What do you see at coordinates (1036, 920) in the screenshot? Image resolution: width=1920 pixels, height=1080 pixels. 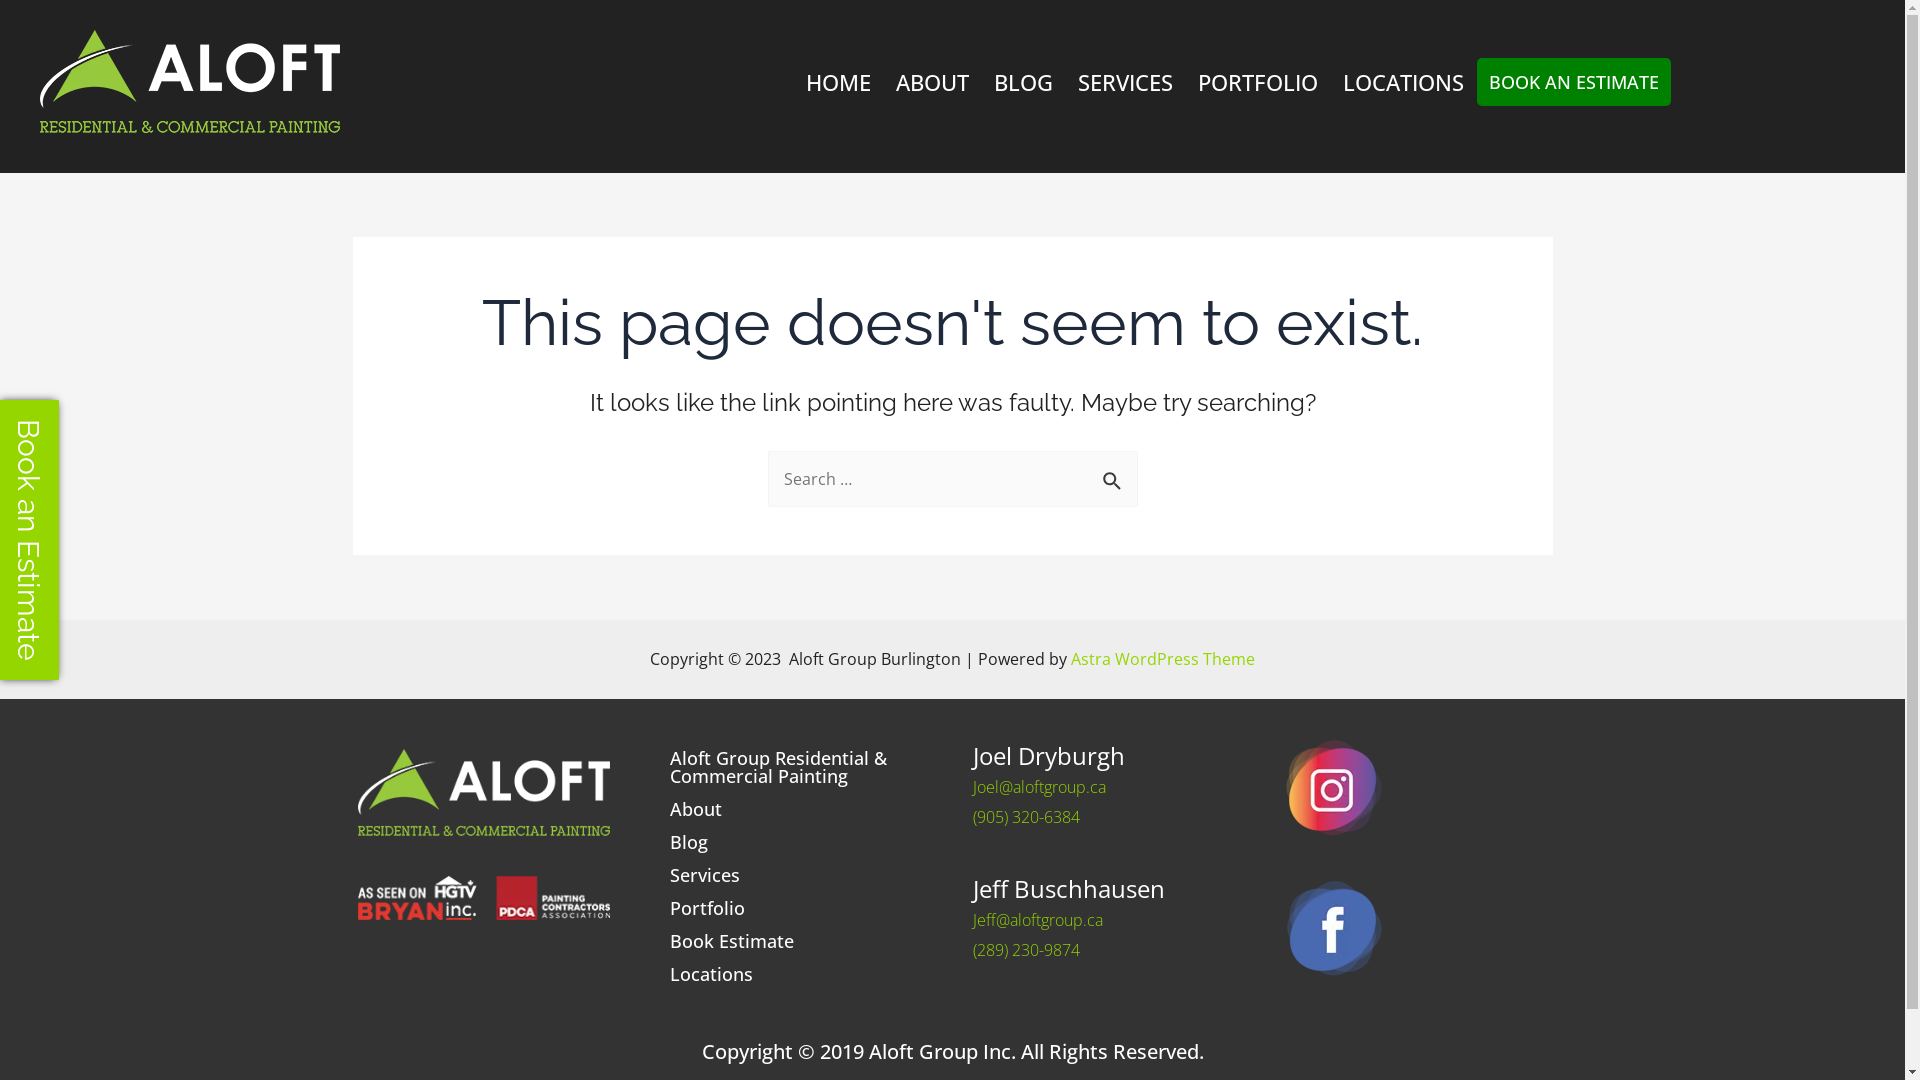 I see `'Jeff@aloftgroup.ca'` at bounding box center [1036, 920].